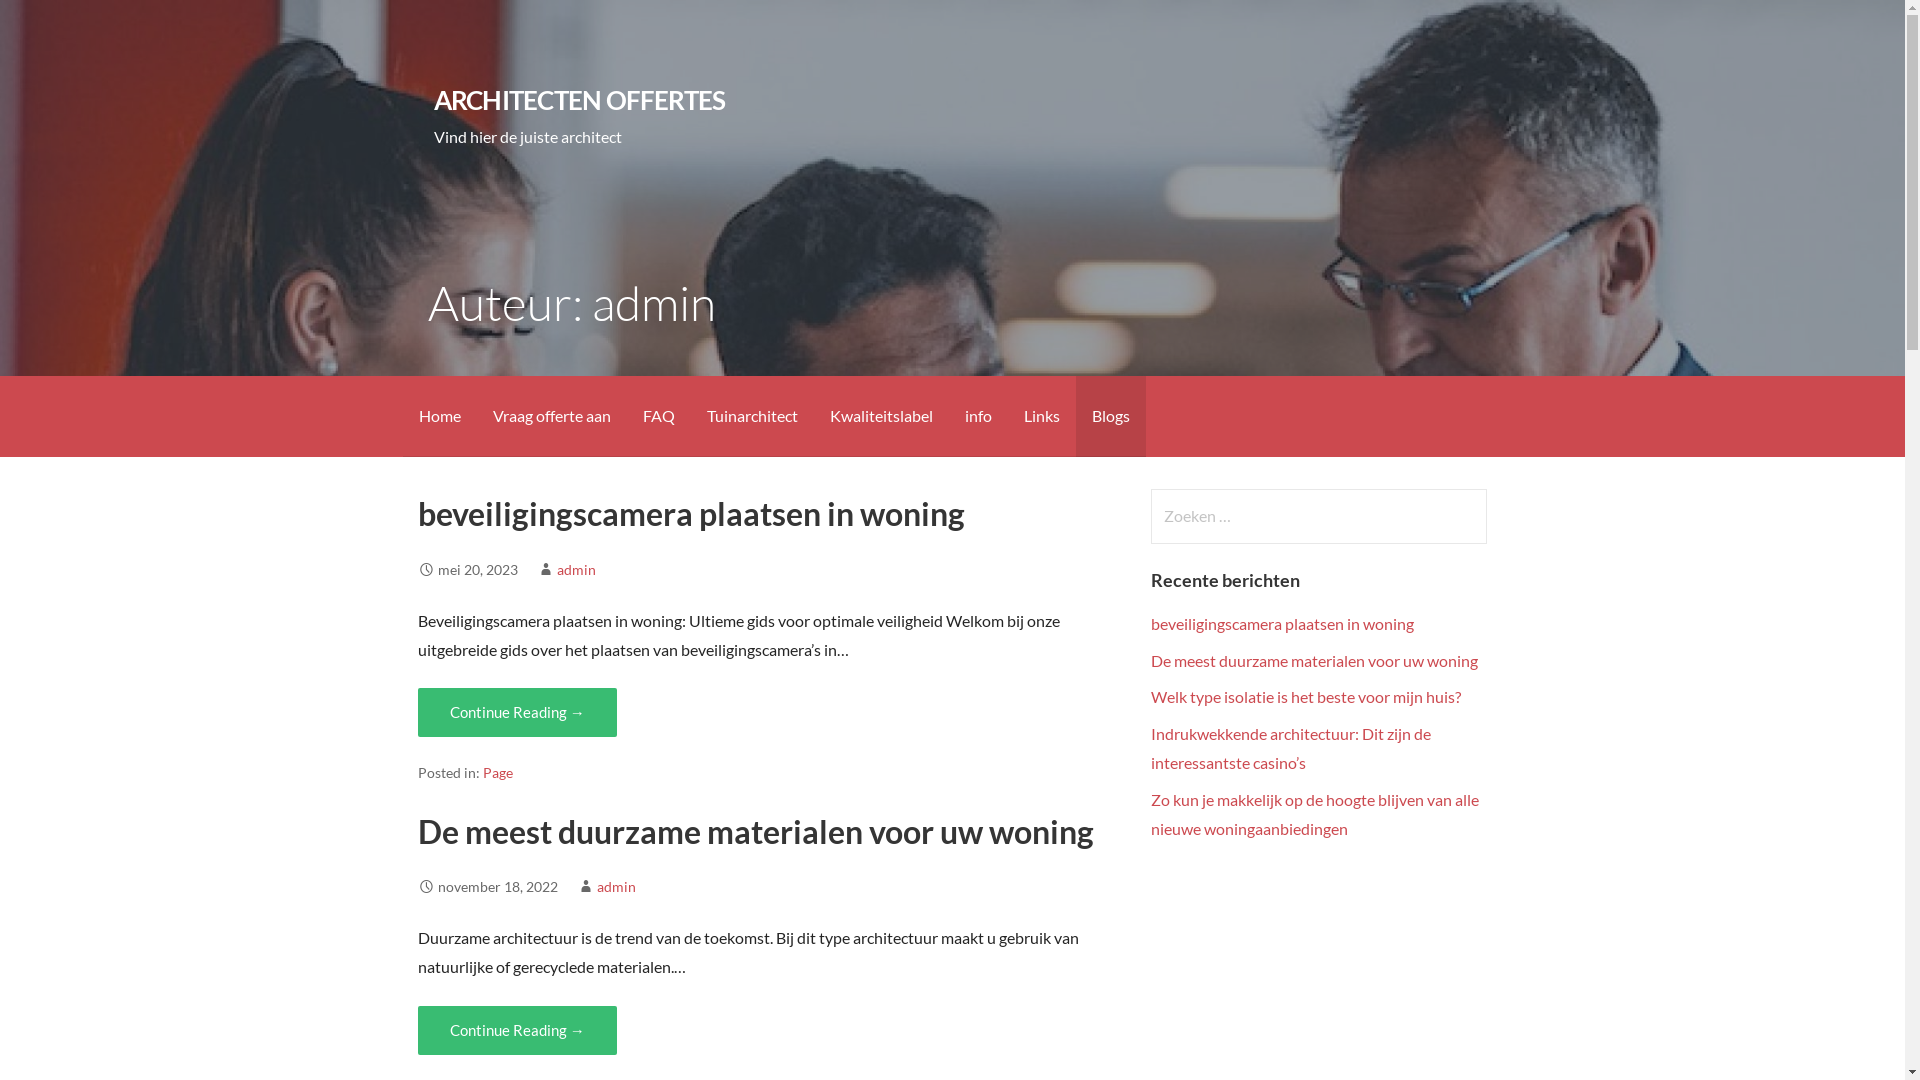 The height and width of the screenshot is (1080, 1920). I want to click on 'Welk type isolatie is het beste voor mijn huis?', so click(1305, 695).